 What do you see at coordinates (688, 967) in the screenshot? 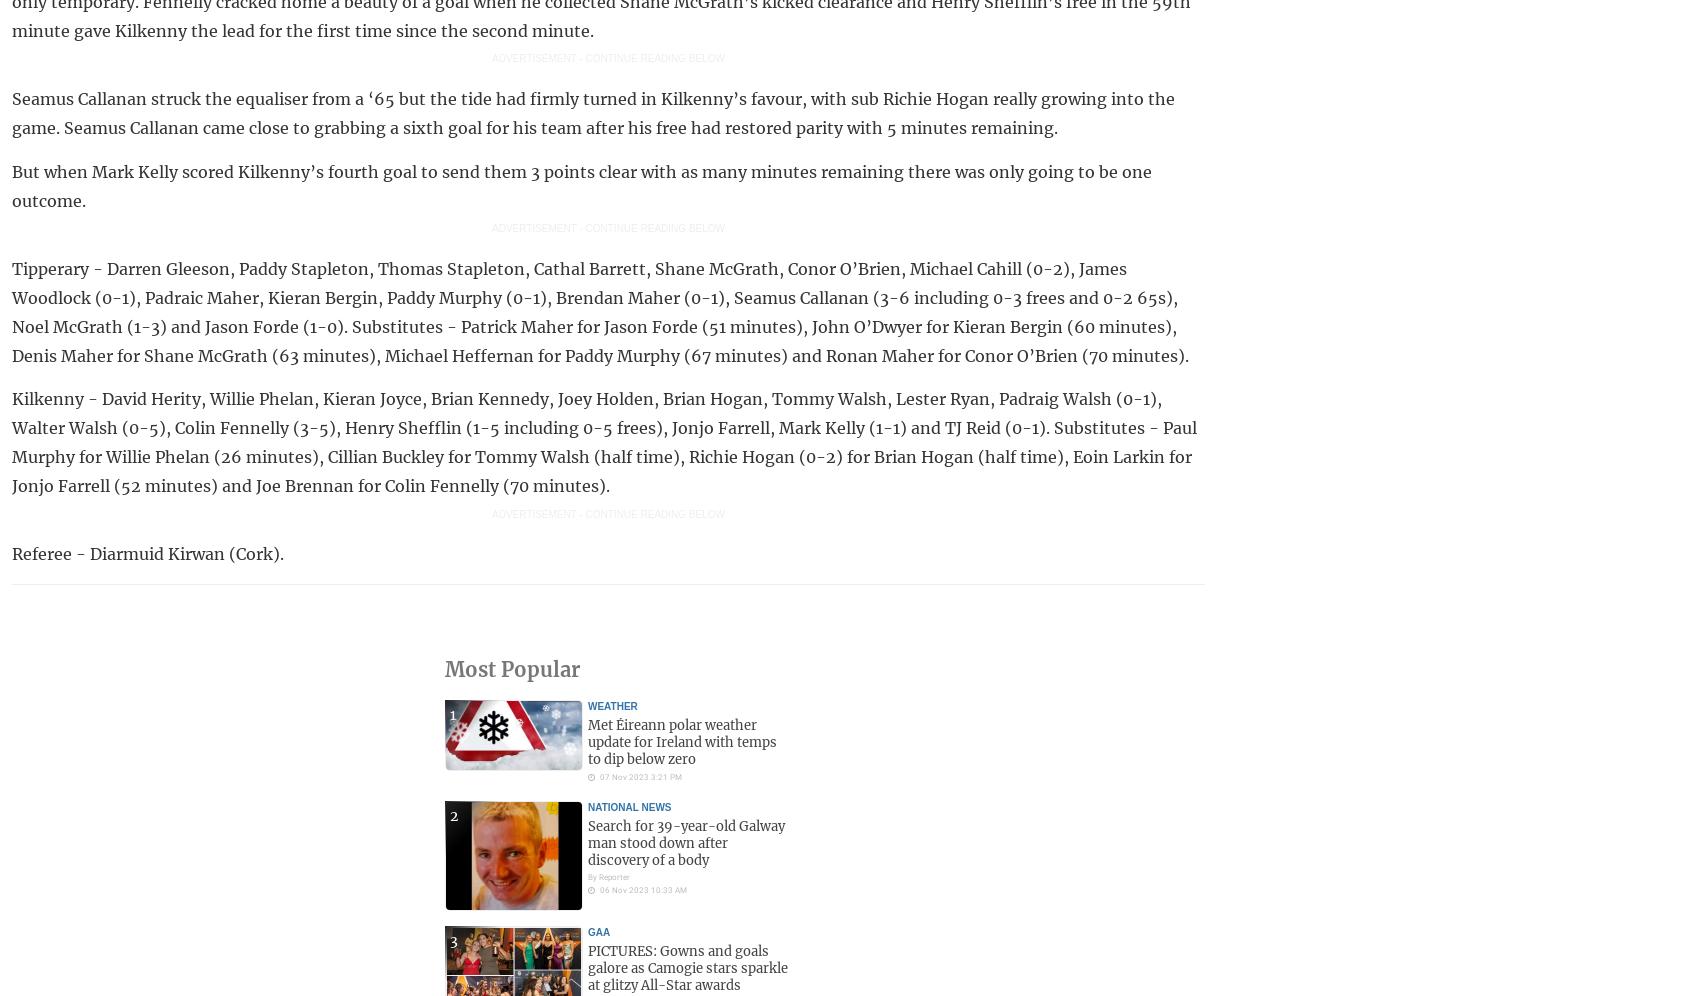
I see `'PICTURES: Gowns and goals galore as Camogie stars sparkle at glitzy All-Star awards'` at bounding box center [688, 967].